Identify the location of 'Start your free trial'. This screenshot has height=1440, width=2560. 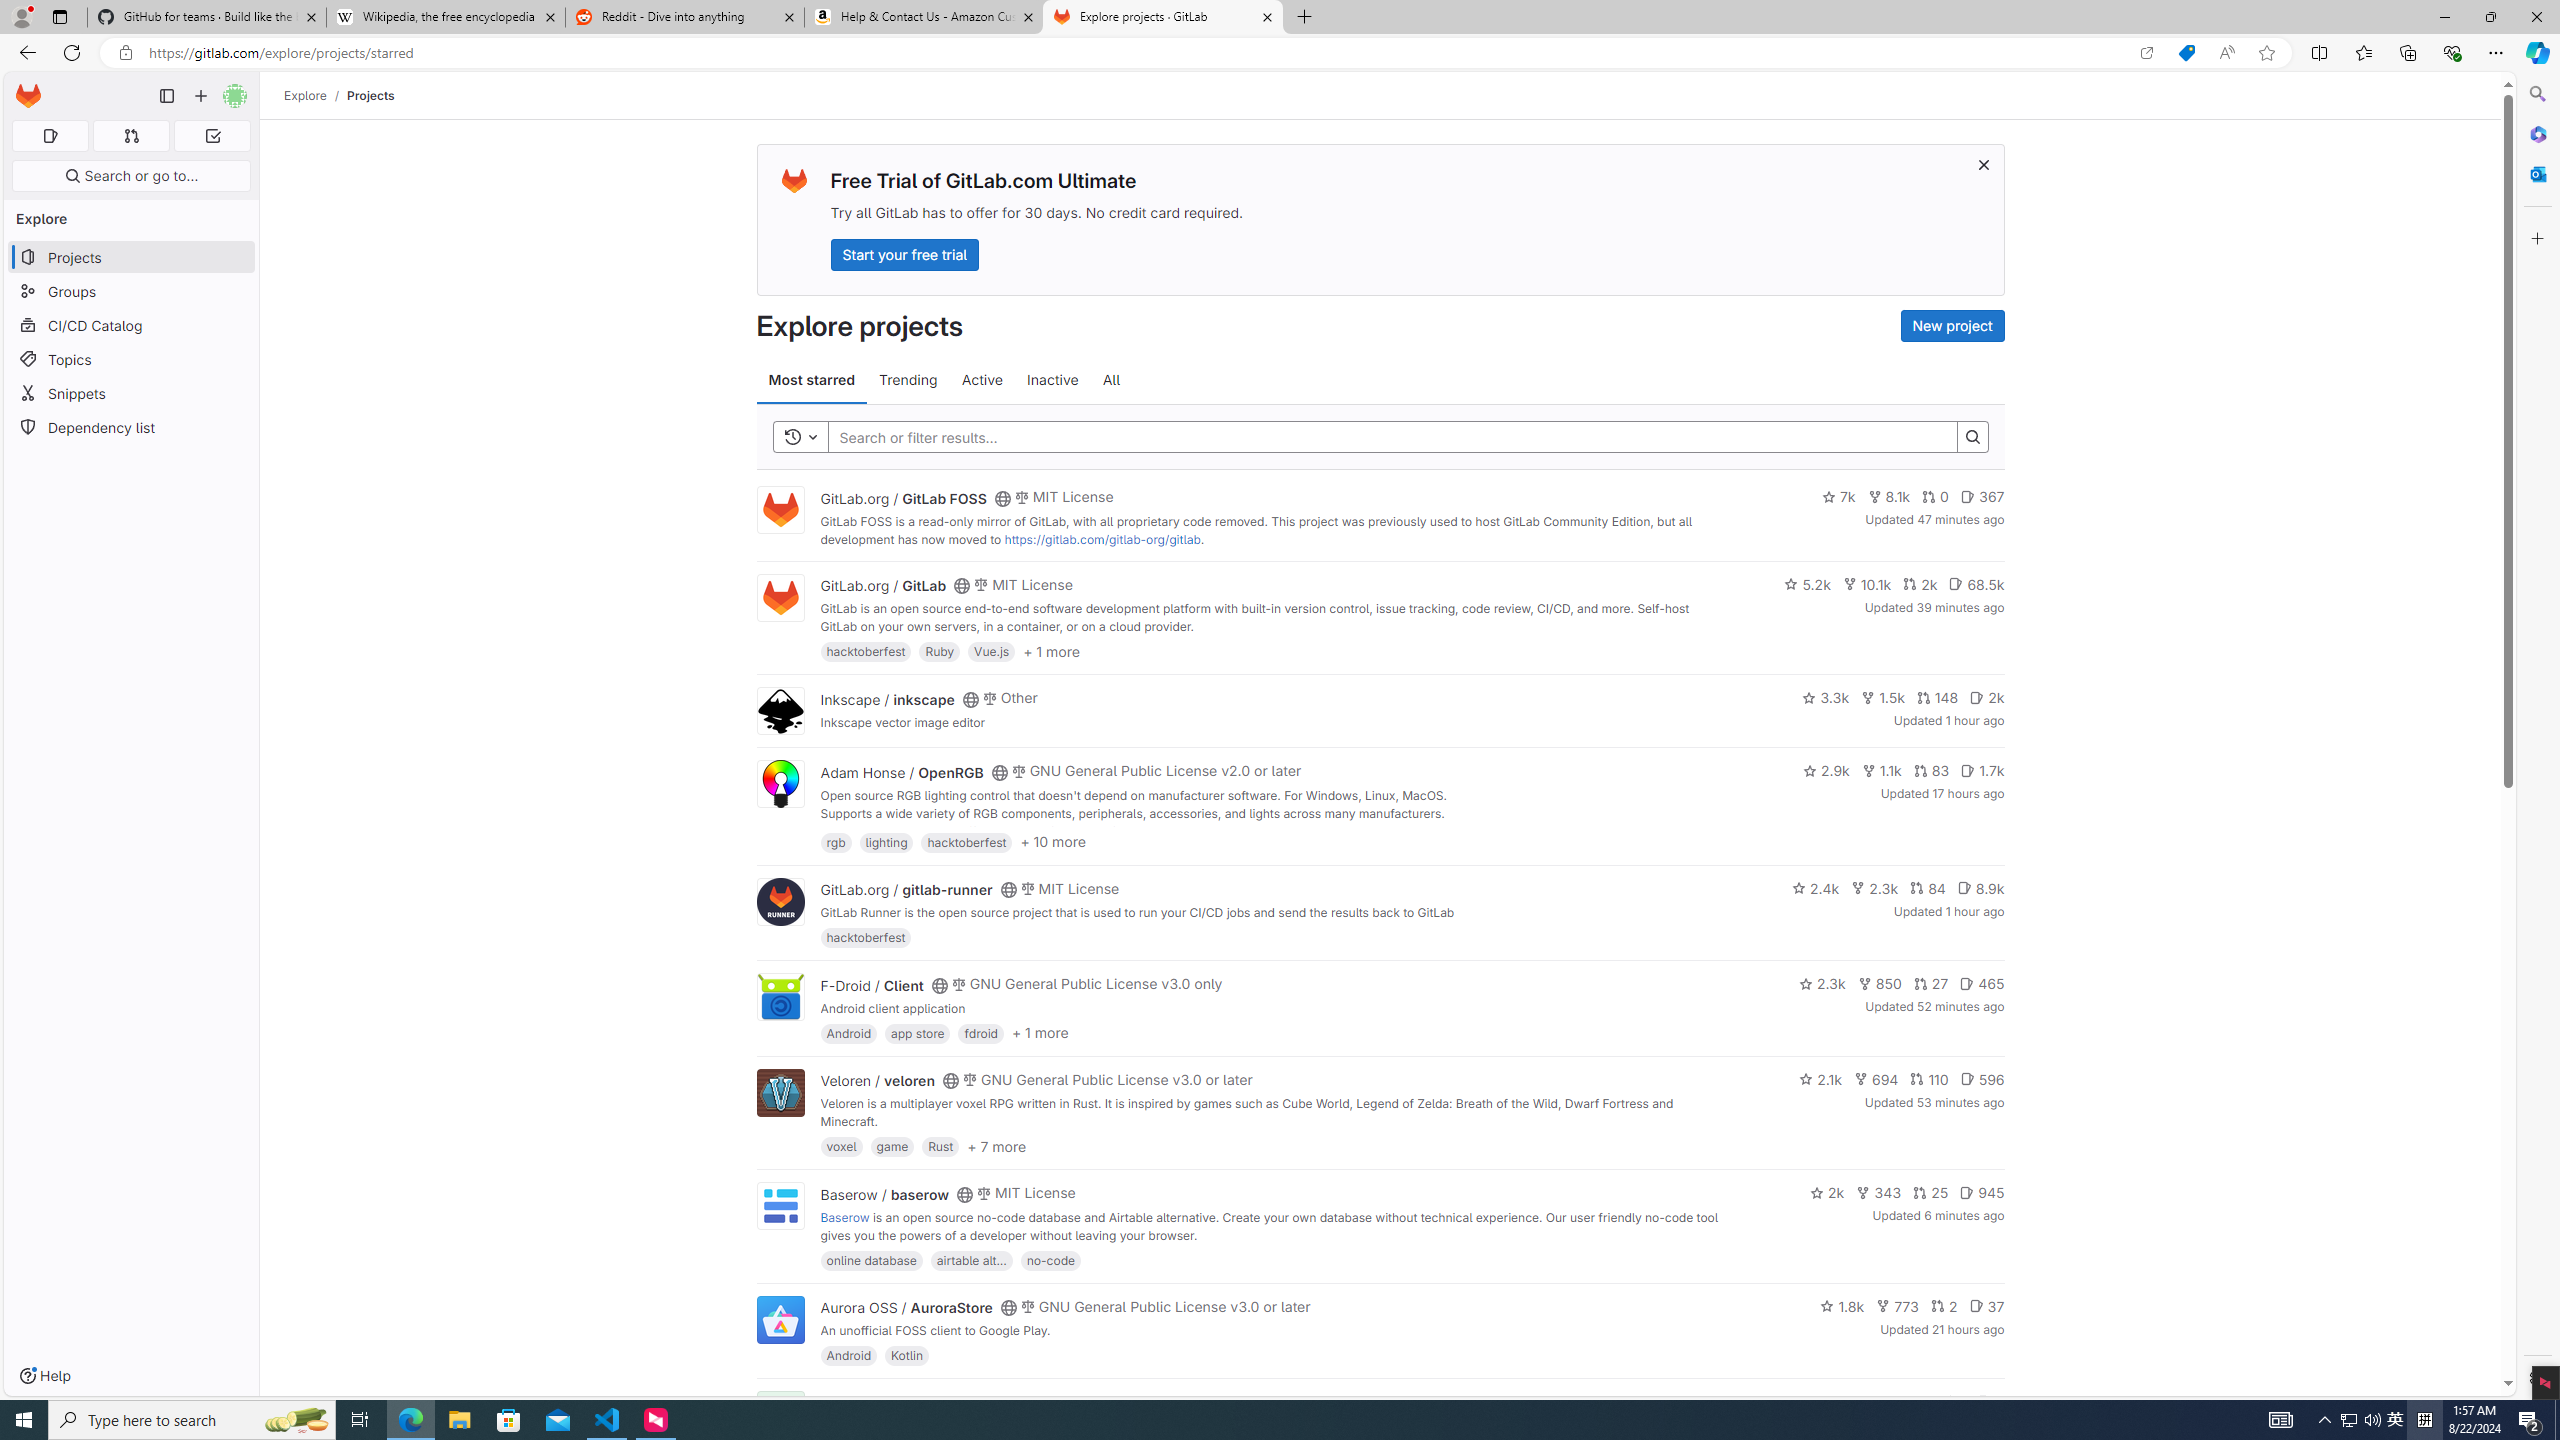
(904, 253).